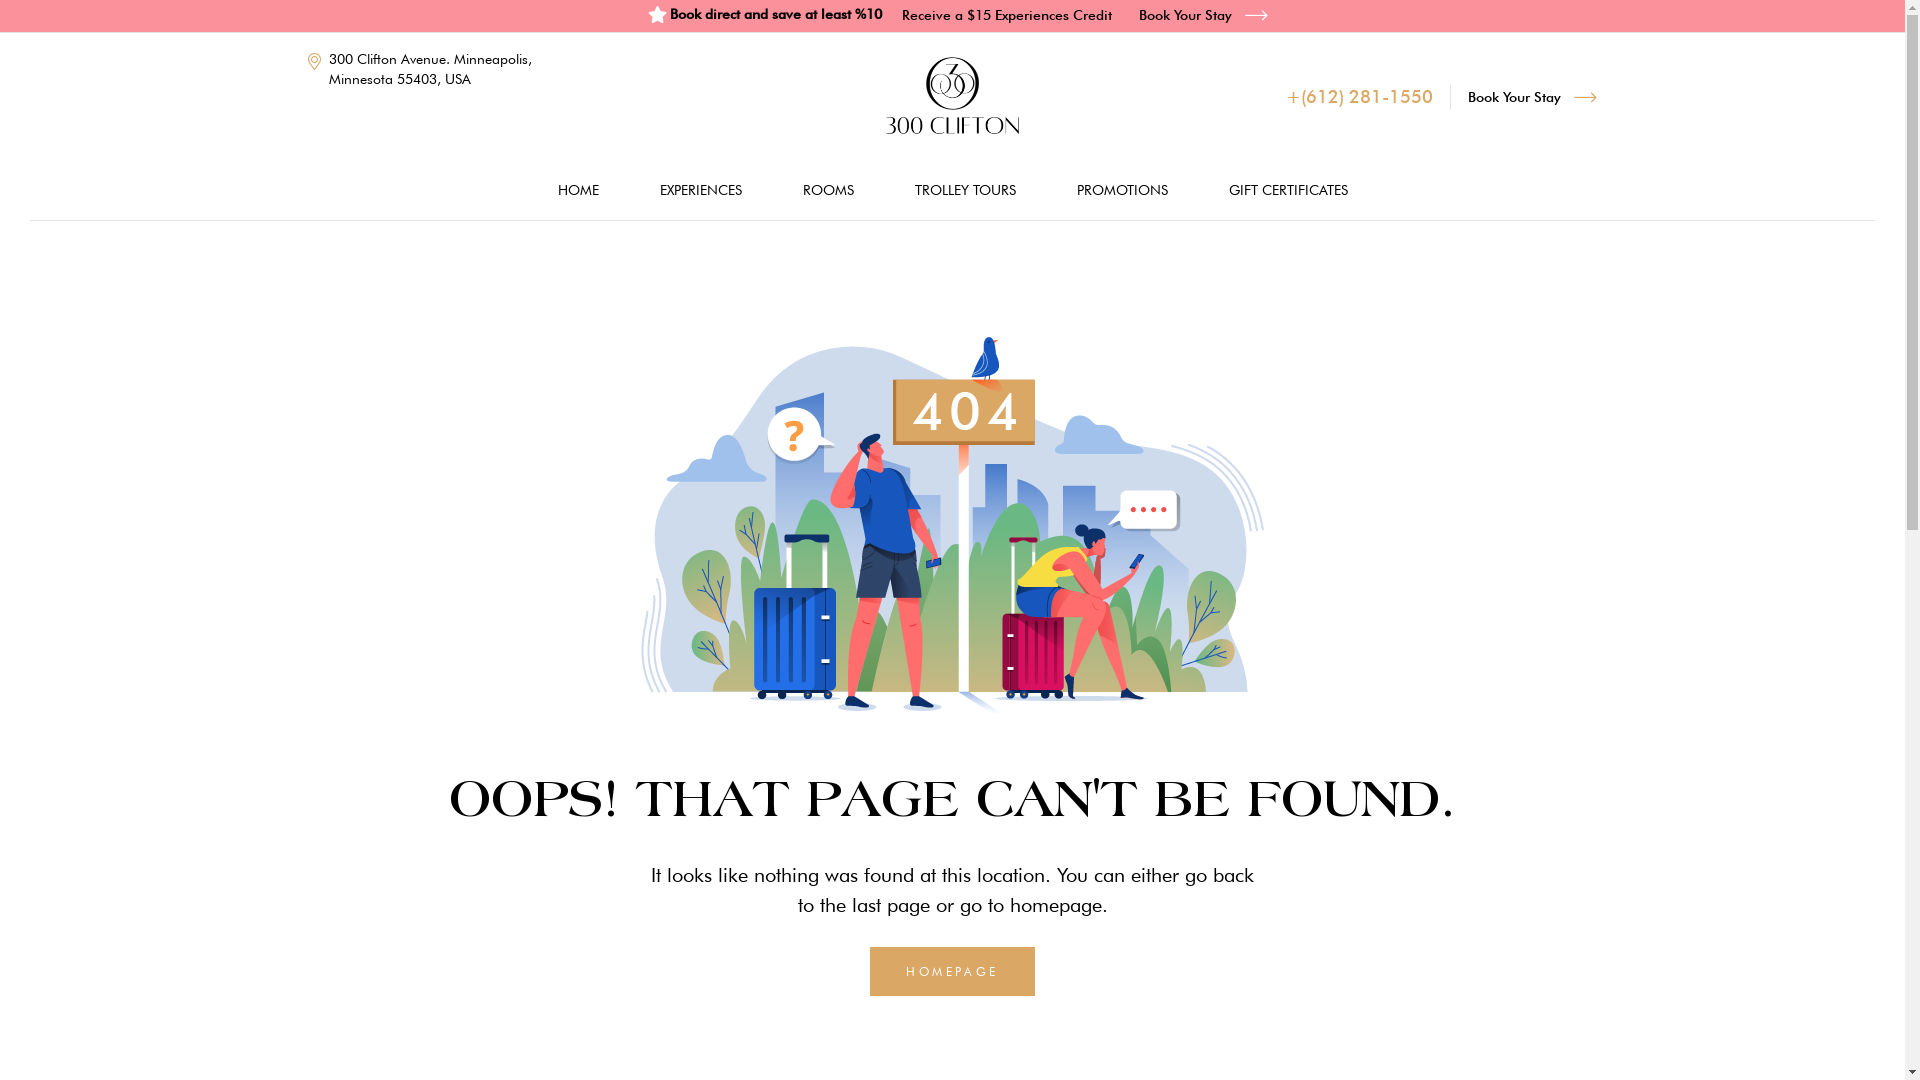 This screenshot has width=1920, height=1080. What do you see at coordinates (647, 14) in the screenshot?
I see `'Book direct and save at least %10'` at bounding box center [647, 14].